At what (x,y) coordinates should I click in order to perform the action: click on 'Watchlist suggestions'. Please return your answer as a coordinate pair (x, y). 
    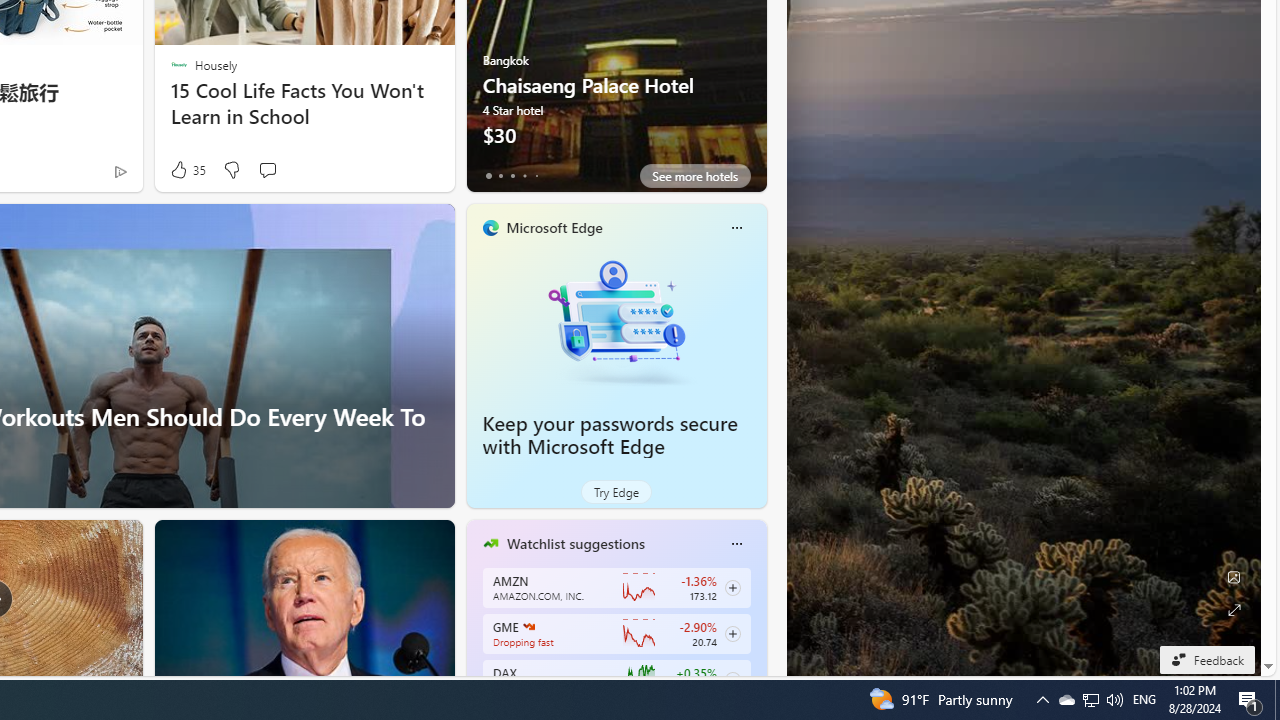
    Looking at the image, I should click on (574, 543).